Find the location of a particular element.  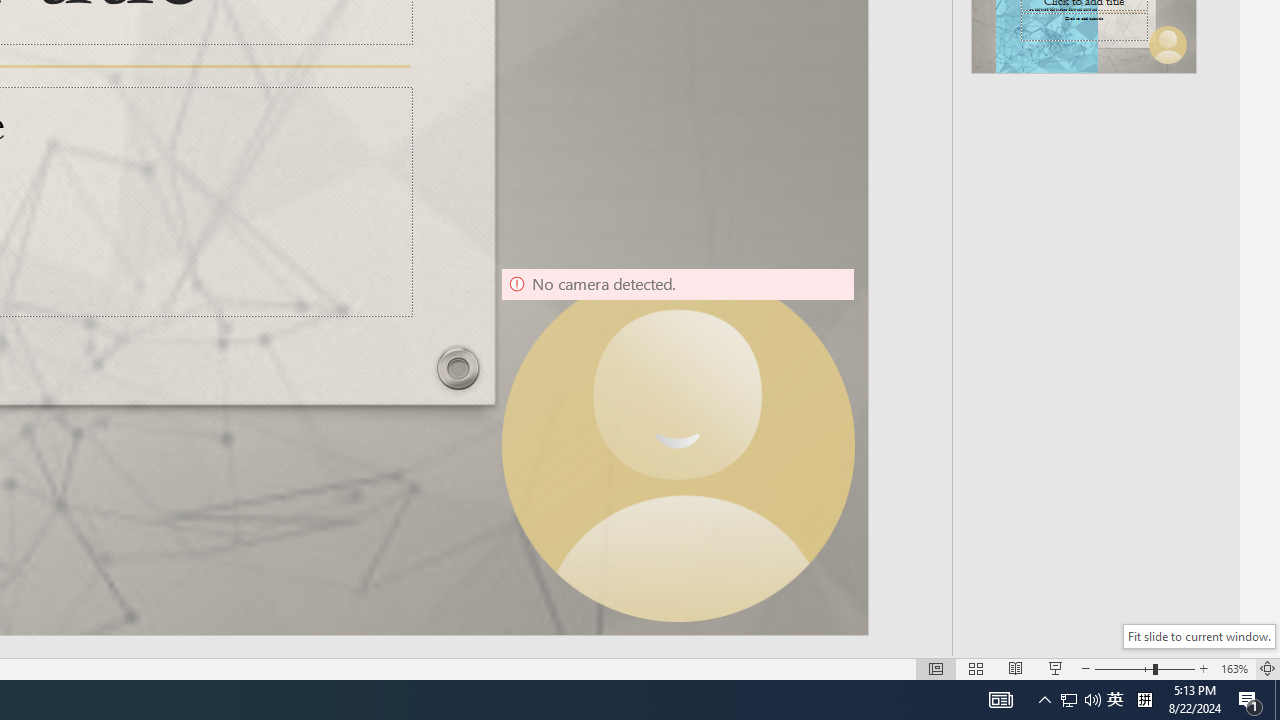

'Zoom 163%' is located at coordinates (1233, 669).